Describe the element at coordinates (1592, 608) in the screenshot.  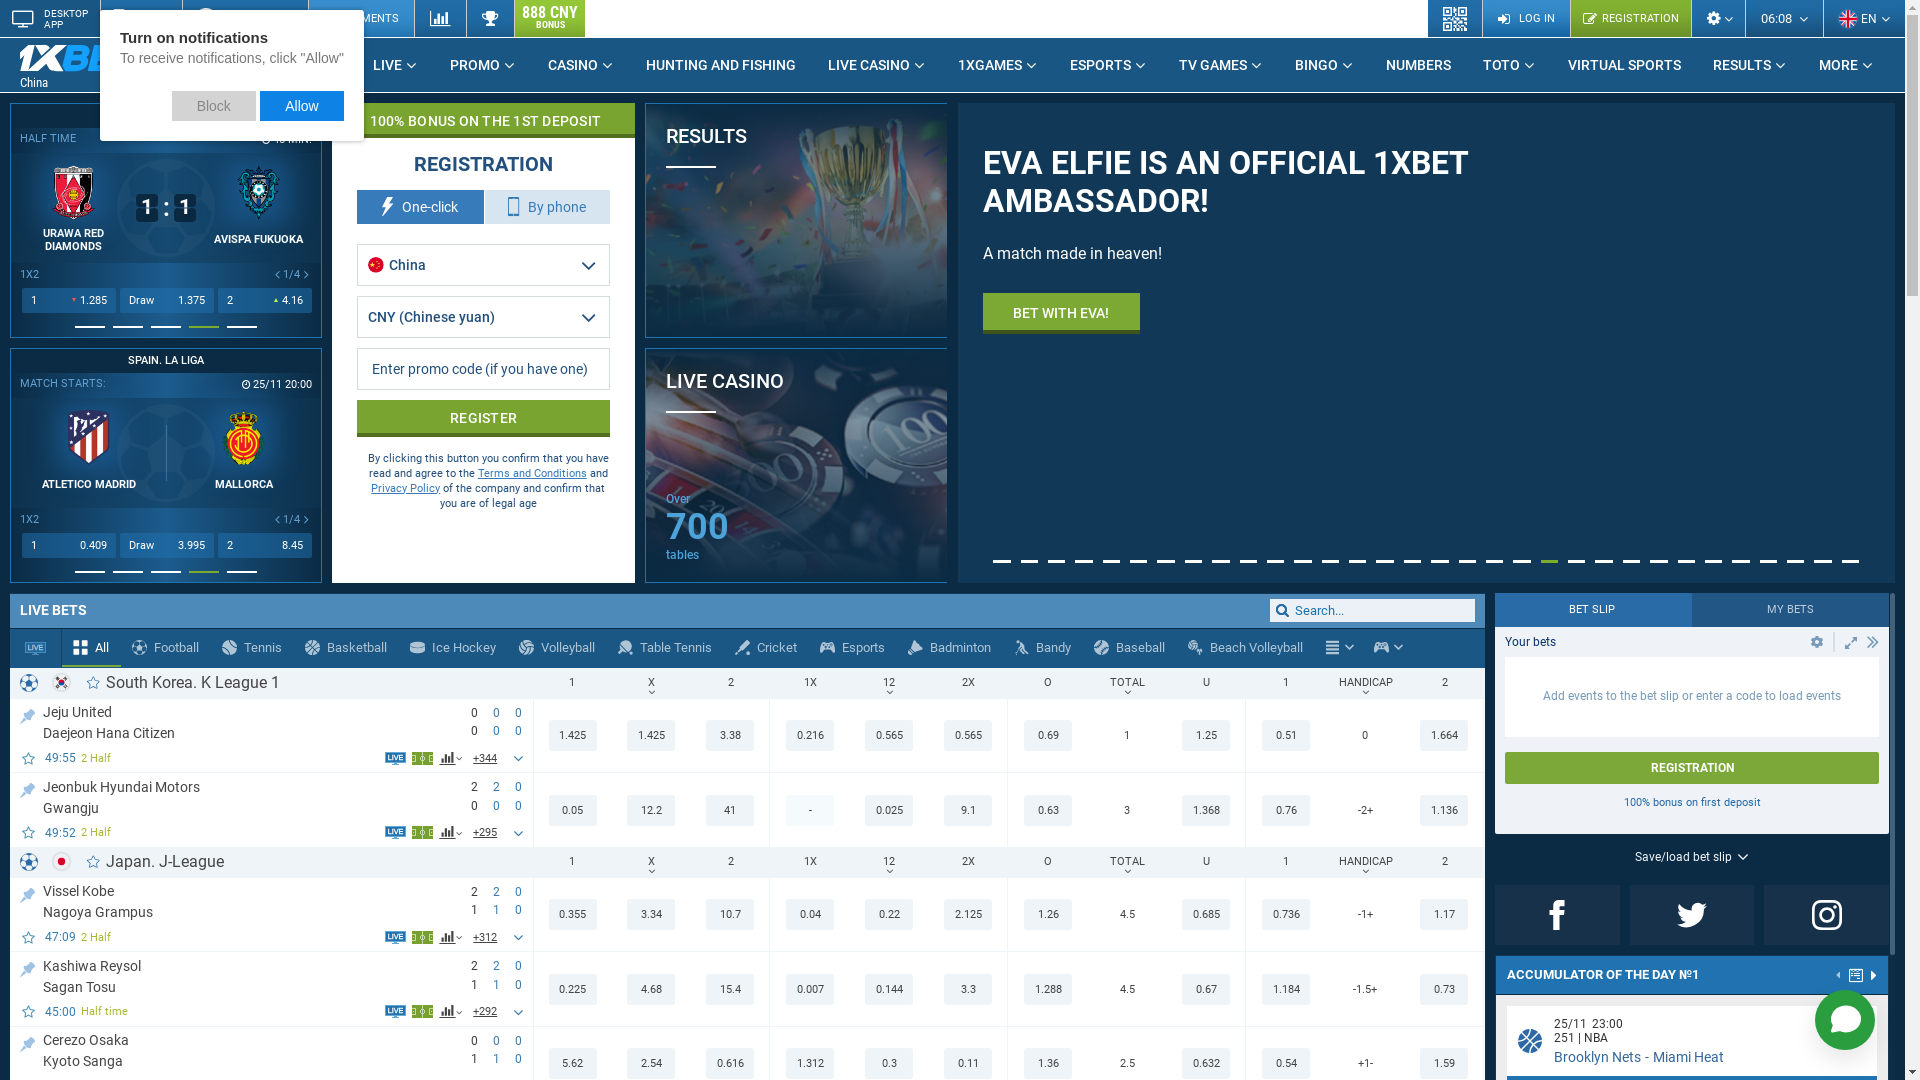
I see `'BET SLIP'` at that location.